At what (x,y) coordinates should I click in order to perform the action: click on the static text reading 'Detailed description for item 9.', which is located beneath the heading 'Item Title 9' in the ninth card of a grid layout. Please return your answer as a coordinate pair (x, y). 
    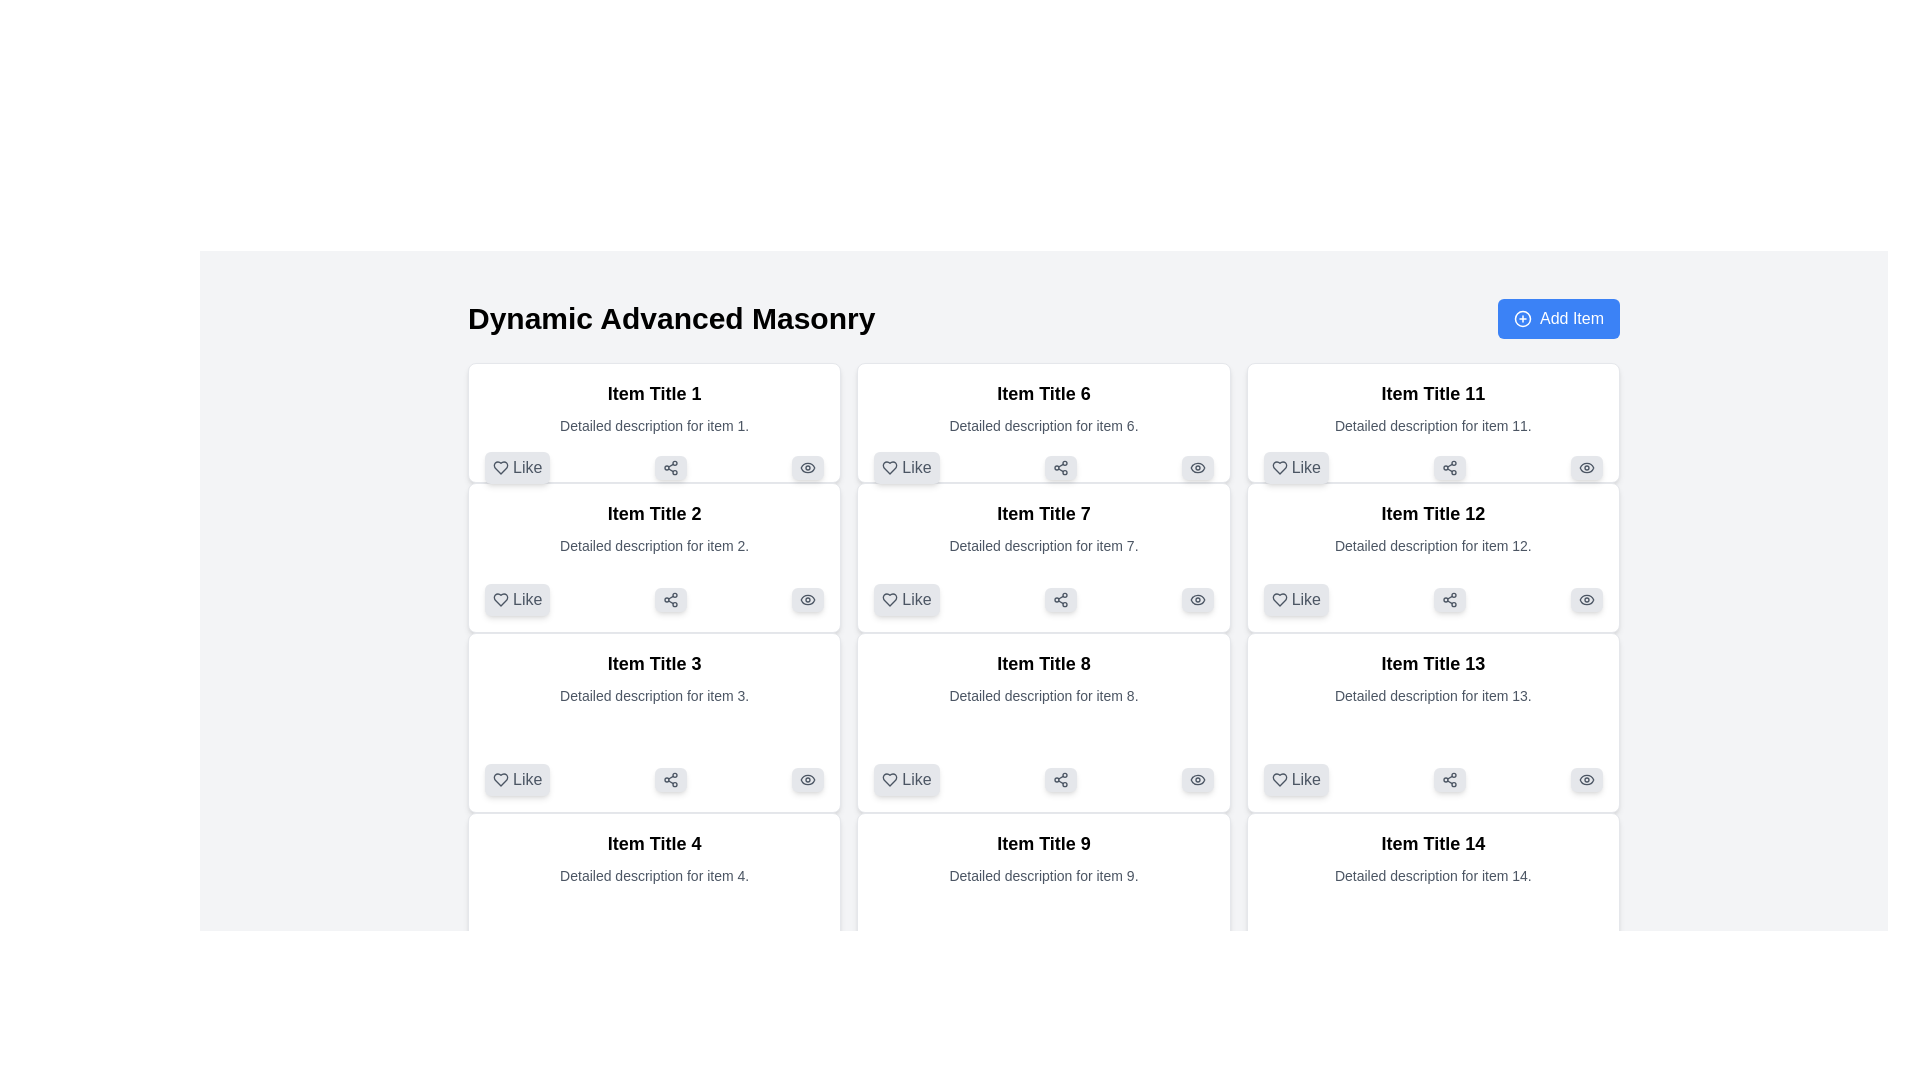
    Looking at the image, I should click on (1042, 874).